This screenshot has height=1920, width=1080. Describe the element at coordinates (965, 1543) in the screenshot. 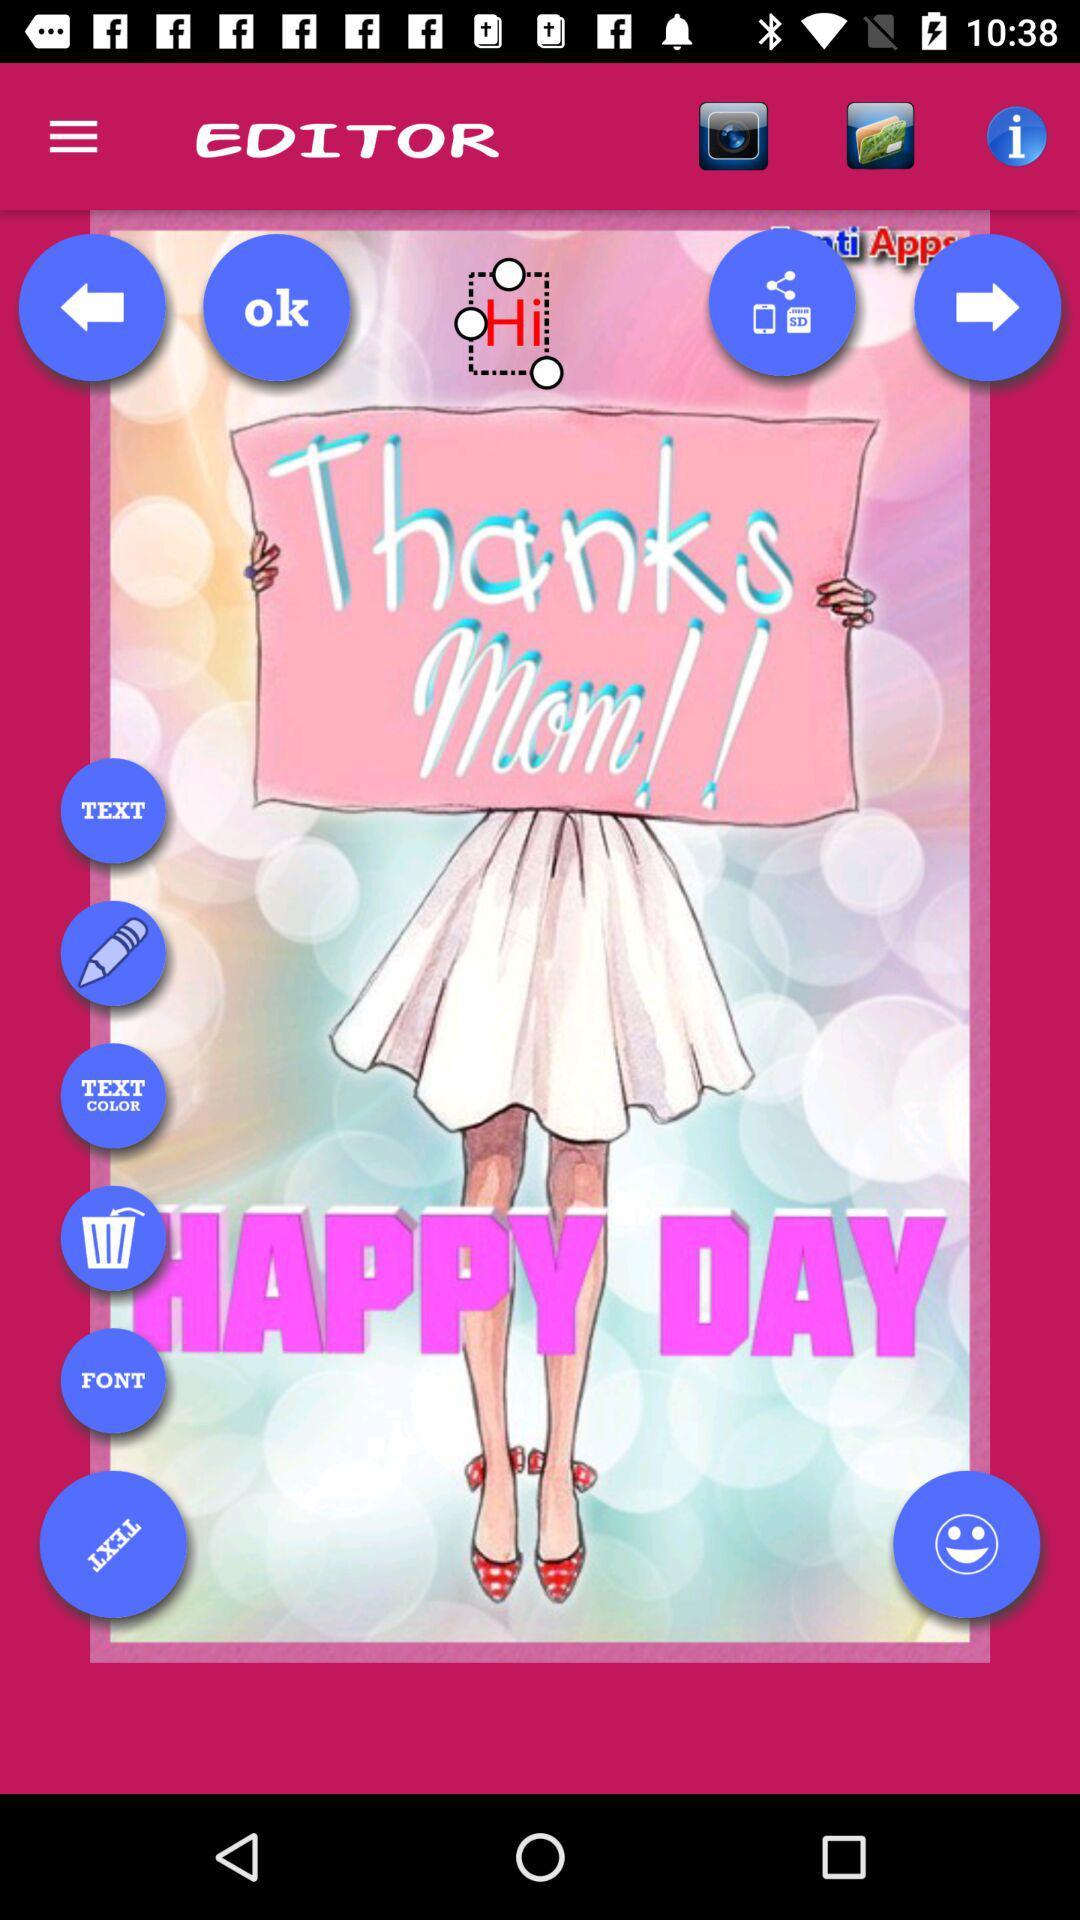

I see `adding emoji` at that location.